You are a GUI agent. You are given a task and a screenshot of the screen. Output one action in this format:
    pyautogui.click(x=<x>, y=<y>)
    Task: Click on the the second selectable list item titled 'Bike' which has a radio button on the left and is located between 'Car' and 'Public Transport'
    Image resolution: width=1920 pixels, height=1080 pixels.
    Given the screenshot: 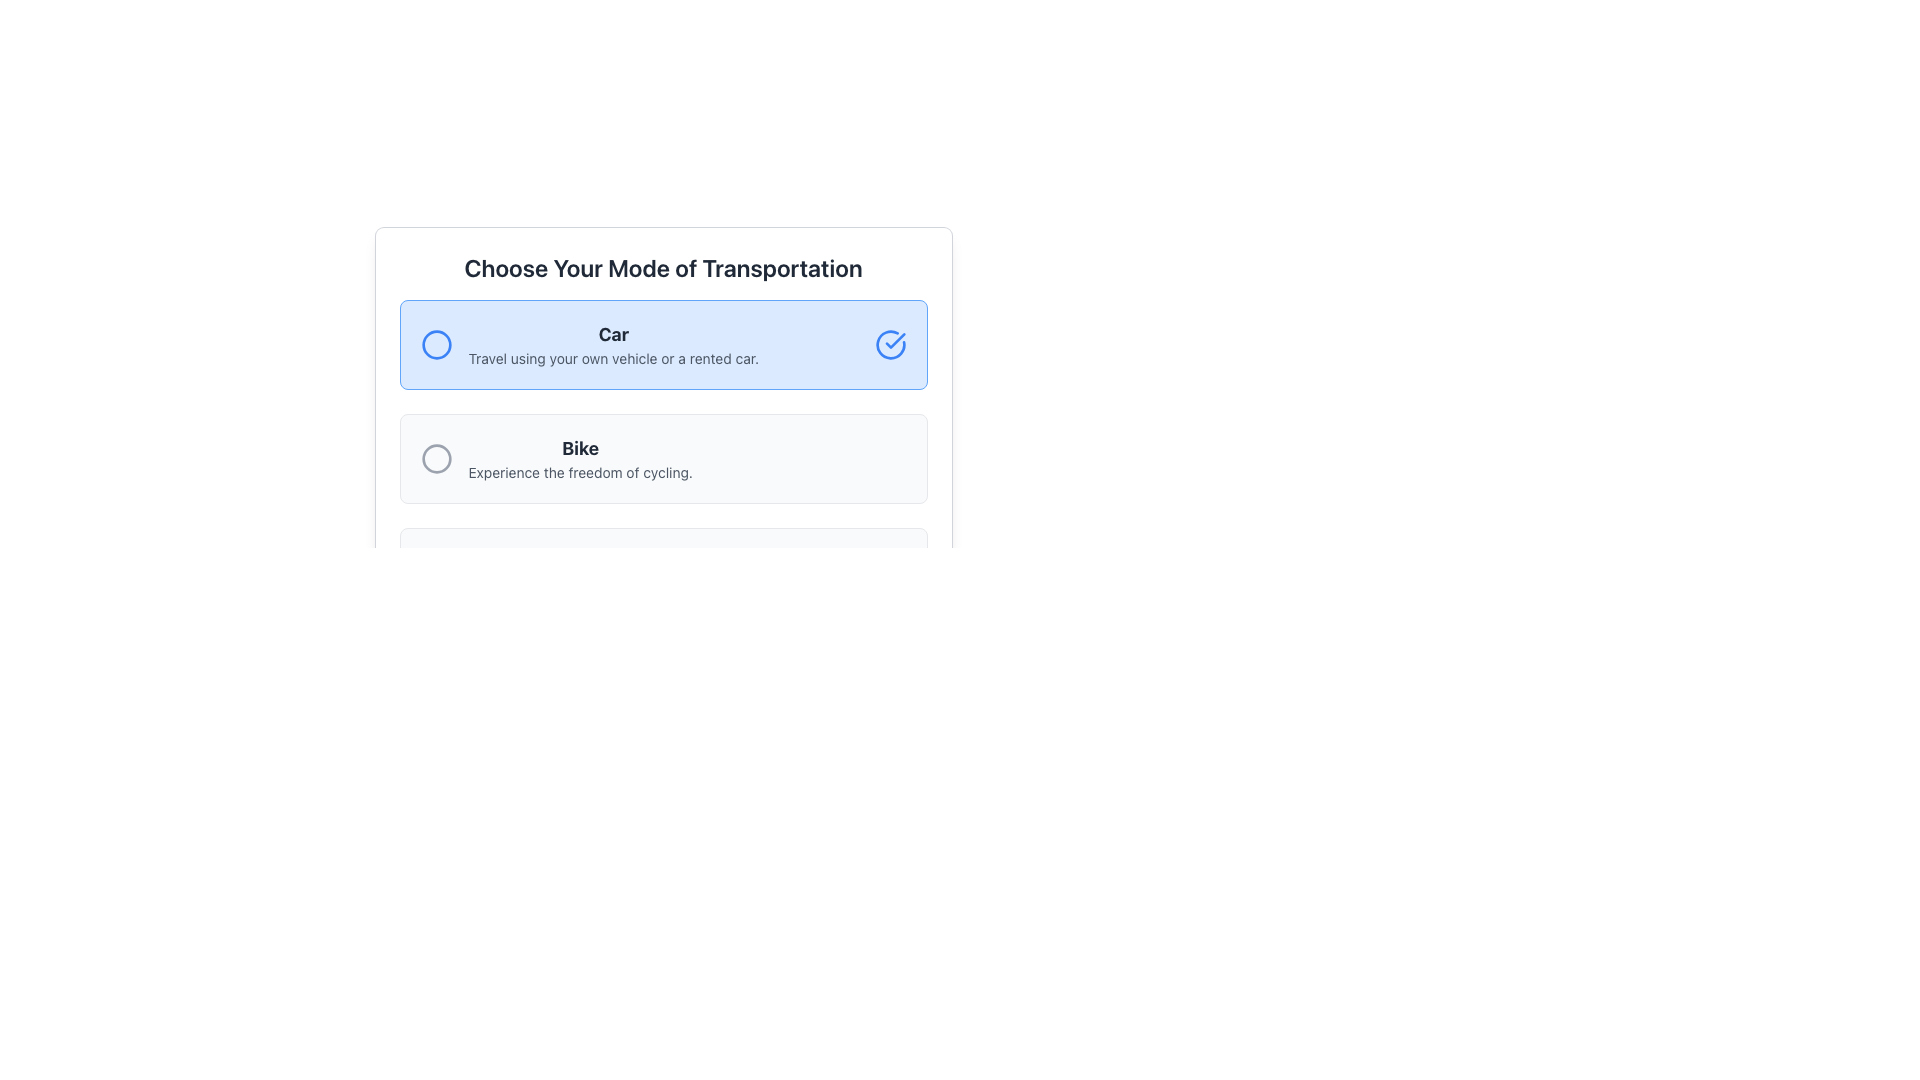 What is the action you would take?
    pyautogui.click(x=663, y=459)
    